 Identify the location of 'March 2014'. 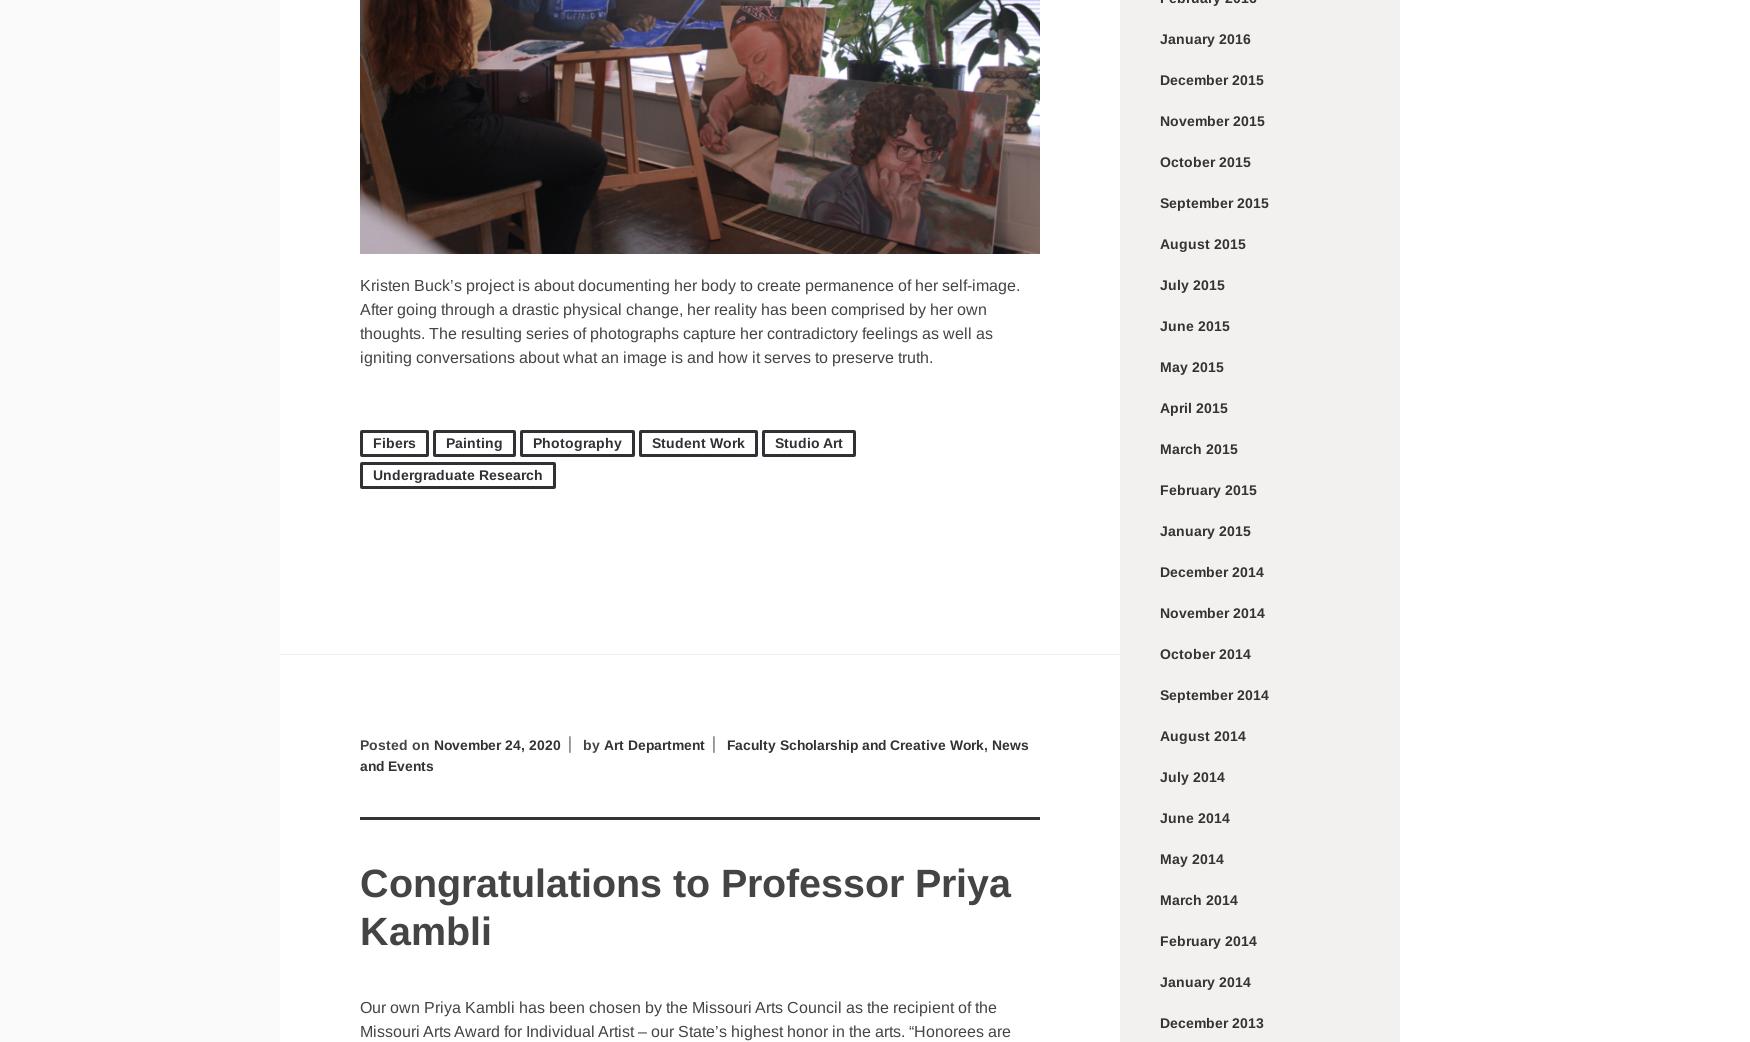
(1159, 898).